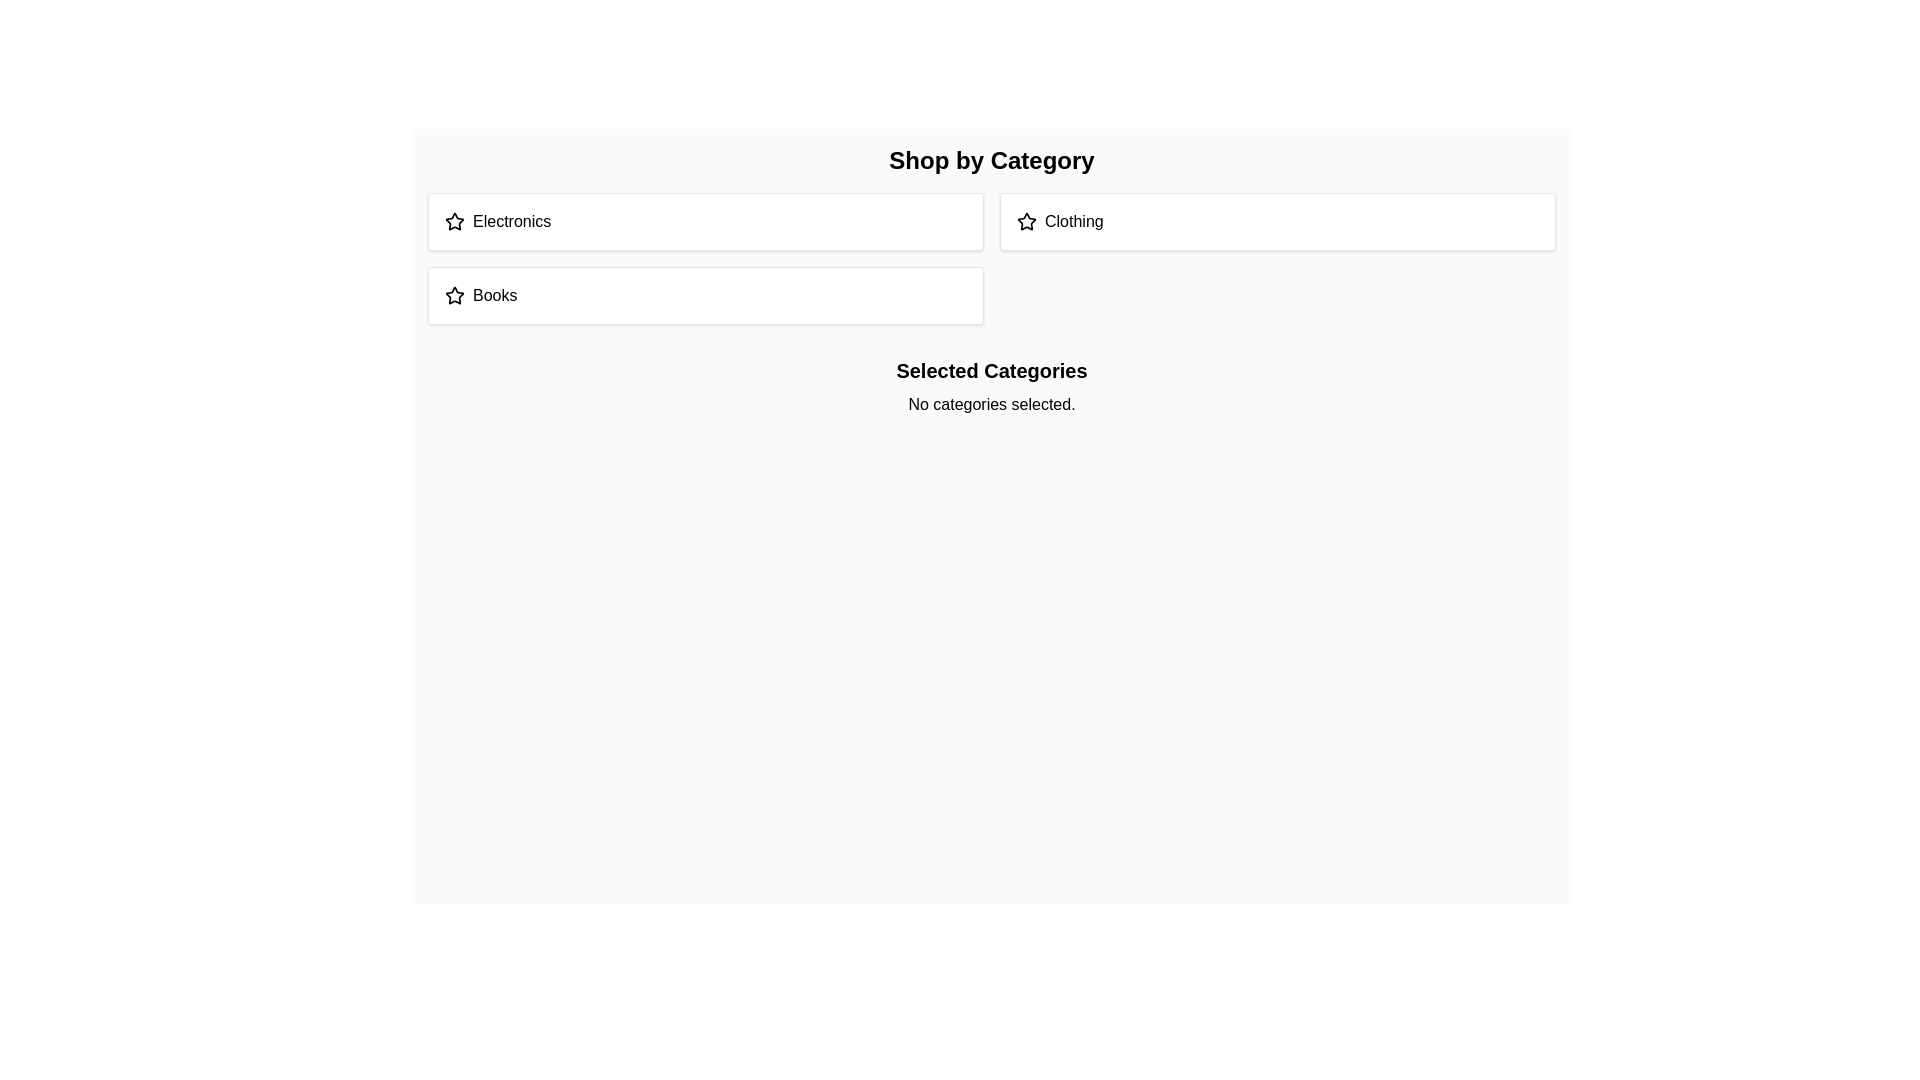 Image resolution: width=1920 pixels, height=1080 pixels. Describe the element at coordinates (705, 222) in the screenshot. I see `the 'Electronics' category button` at that location.